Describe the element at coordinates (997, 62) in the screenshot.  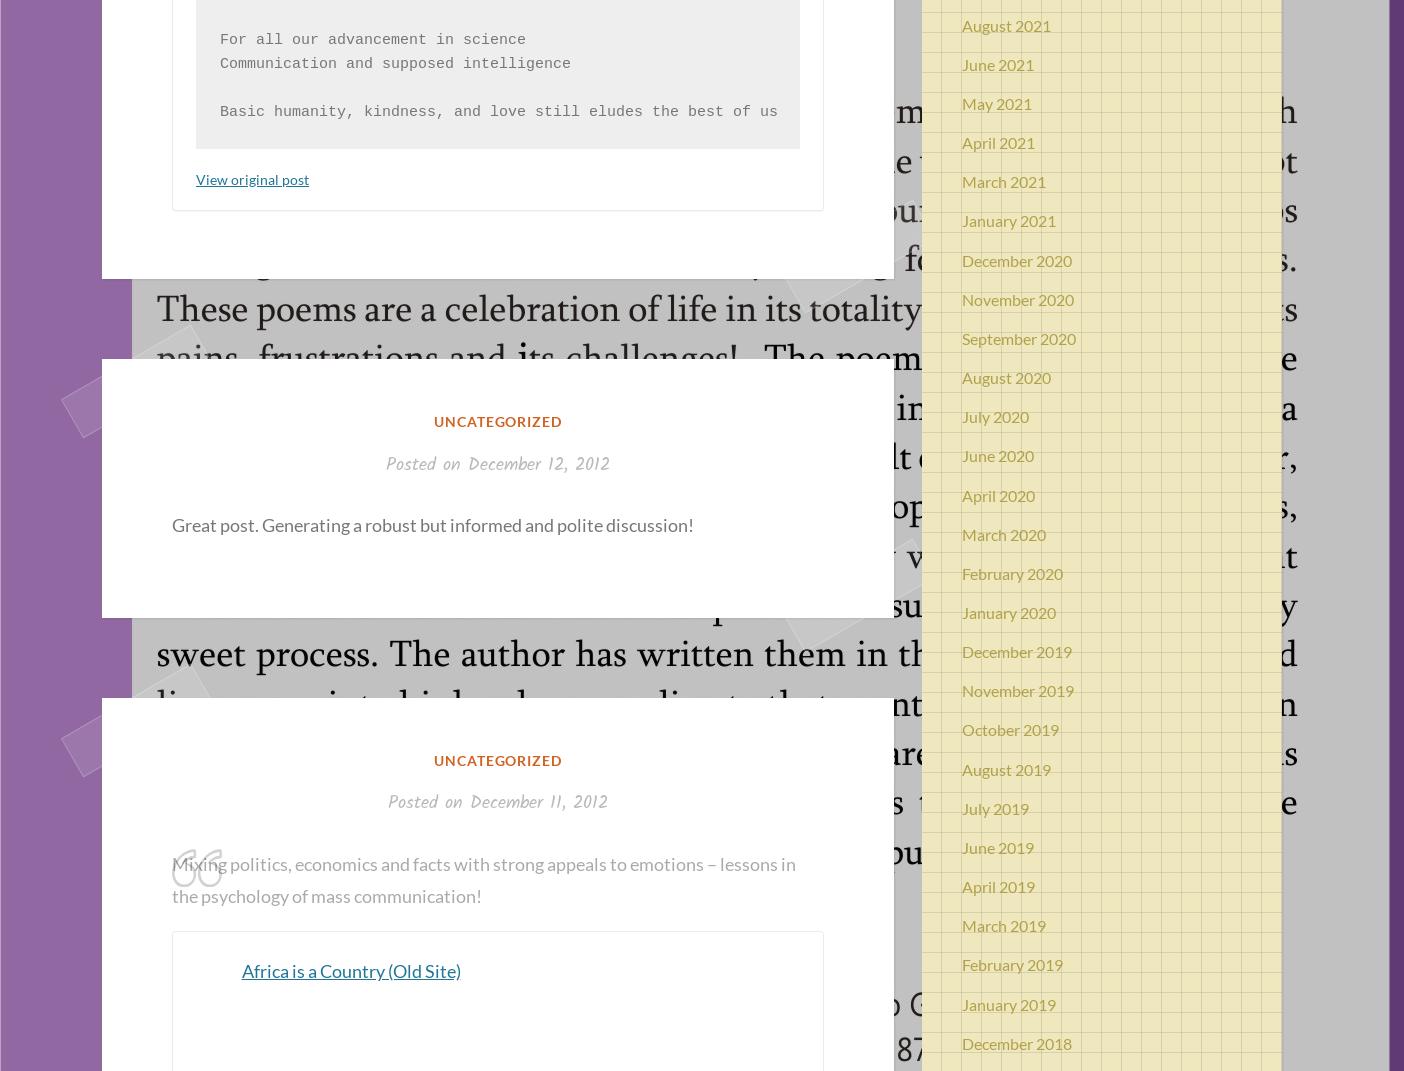
I see `'June 2021'` at that location.